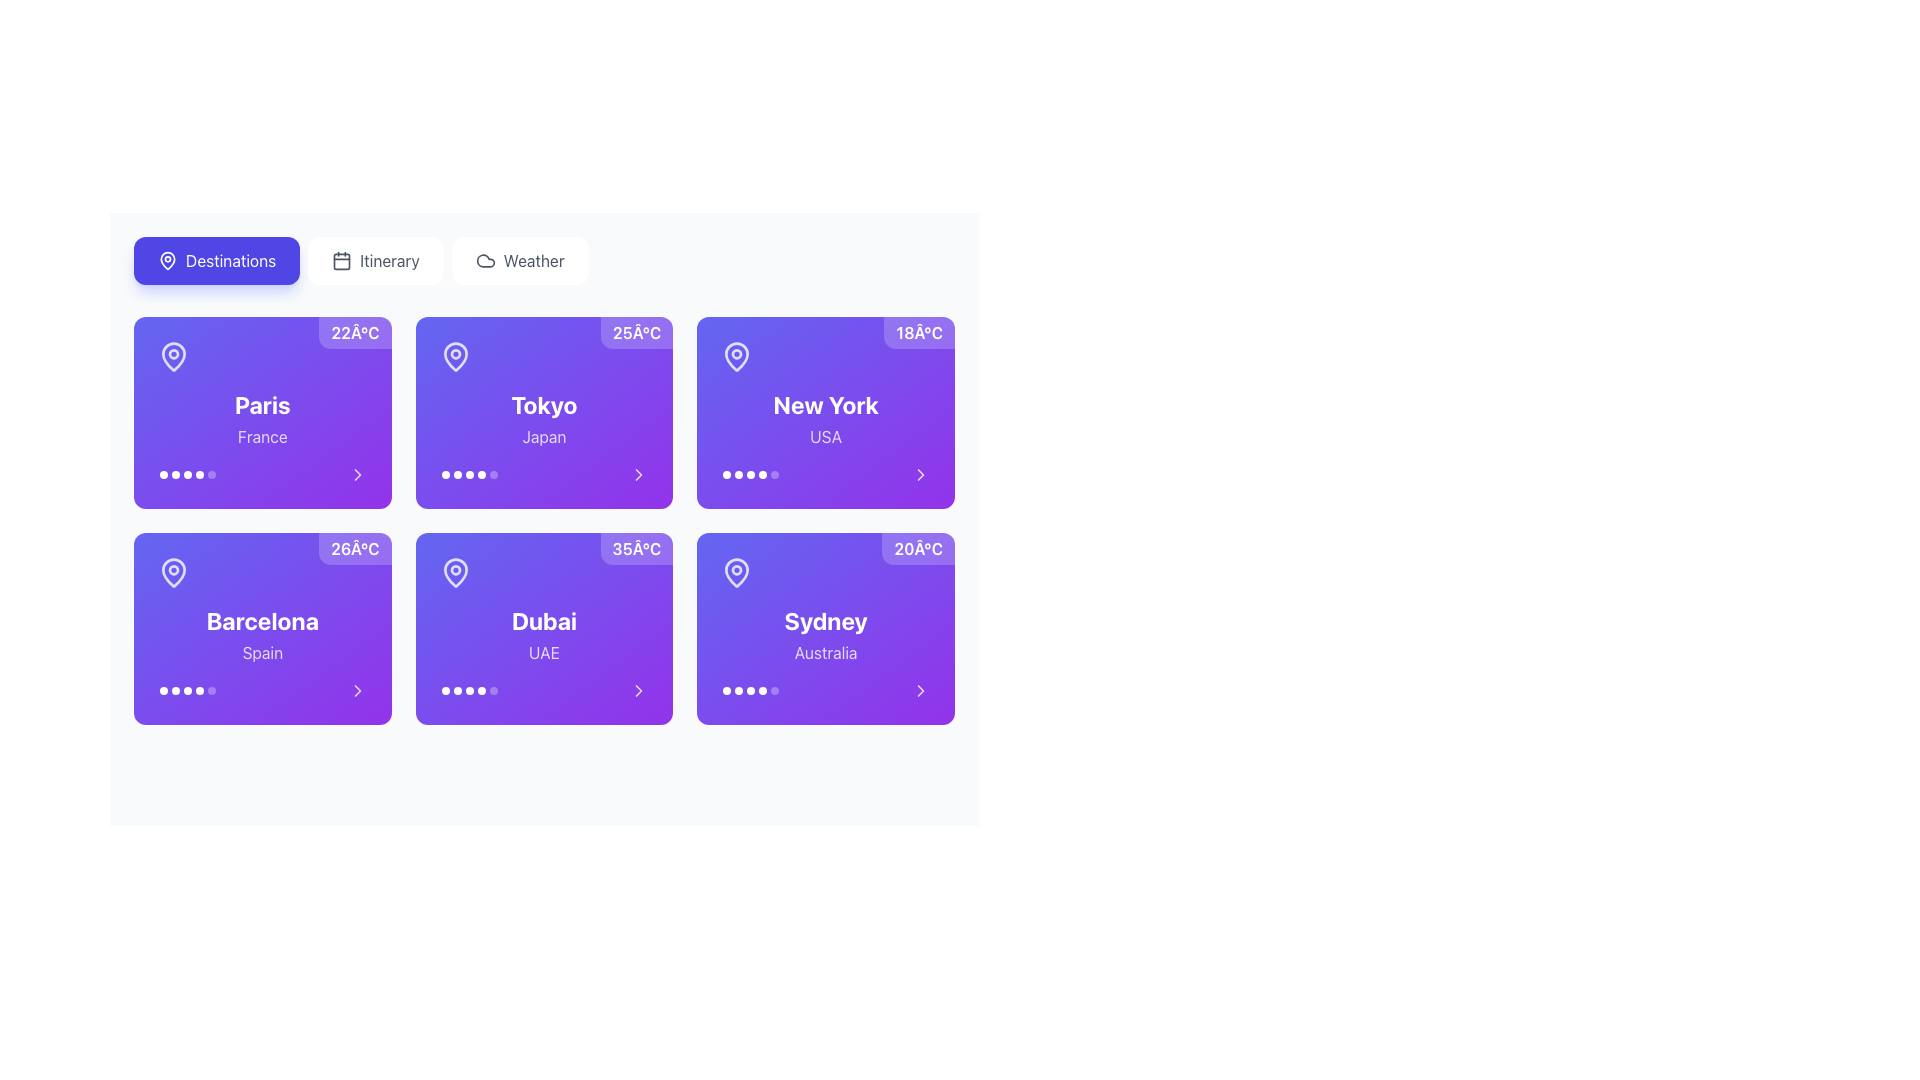 This screenshot has height=1080, width=1920. What do you see at coordinates (355, 548) in the screenshot?
I see `the text label displaying '26°C' in white, bold font, located at the top-right corner of the purple card for 'Barcelona, Spain'` at bounding box center [355, 548].